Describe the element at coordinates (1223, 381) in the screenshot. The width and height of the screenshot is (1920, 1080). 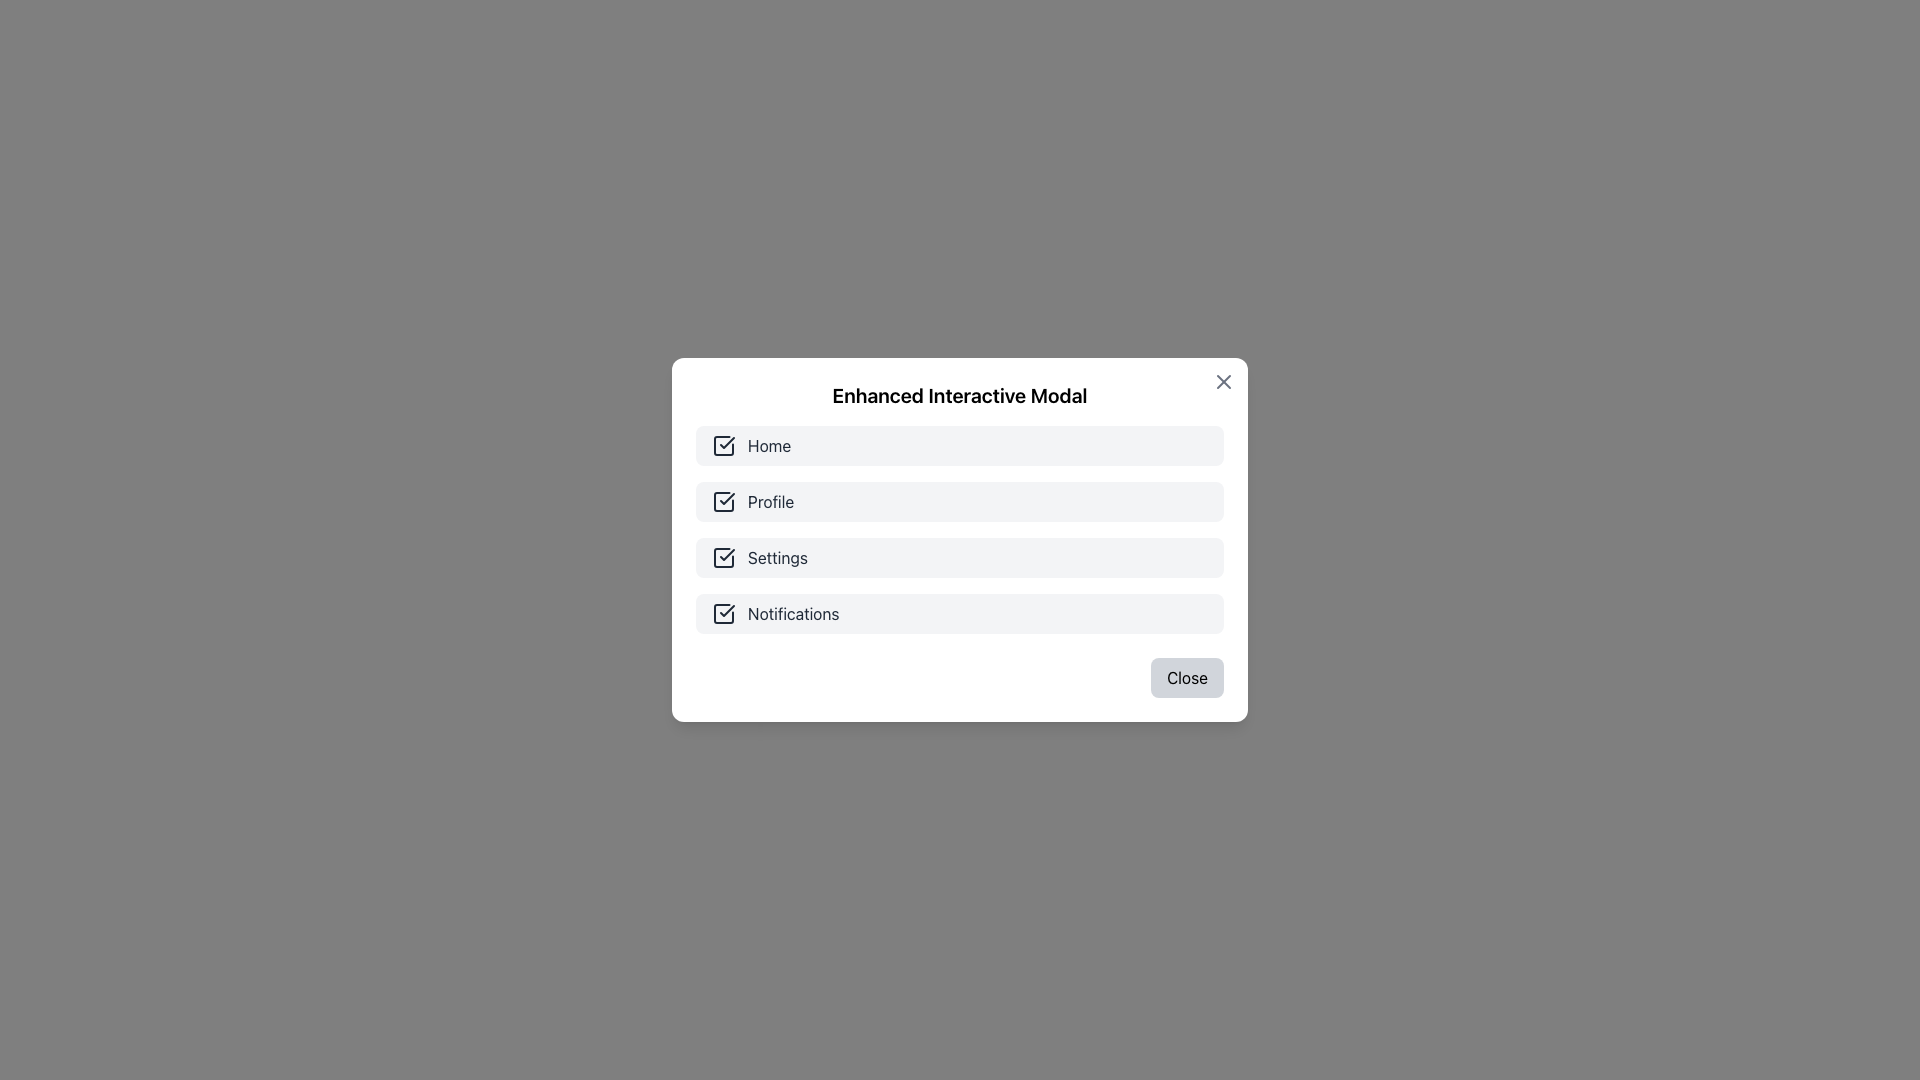
I see `the Close Button with an 'X' icon located at the top-right corner of the modal` at that location.